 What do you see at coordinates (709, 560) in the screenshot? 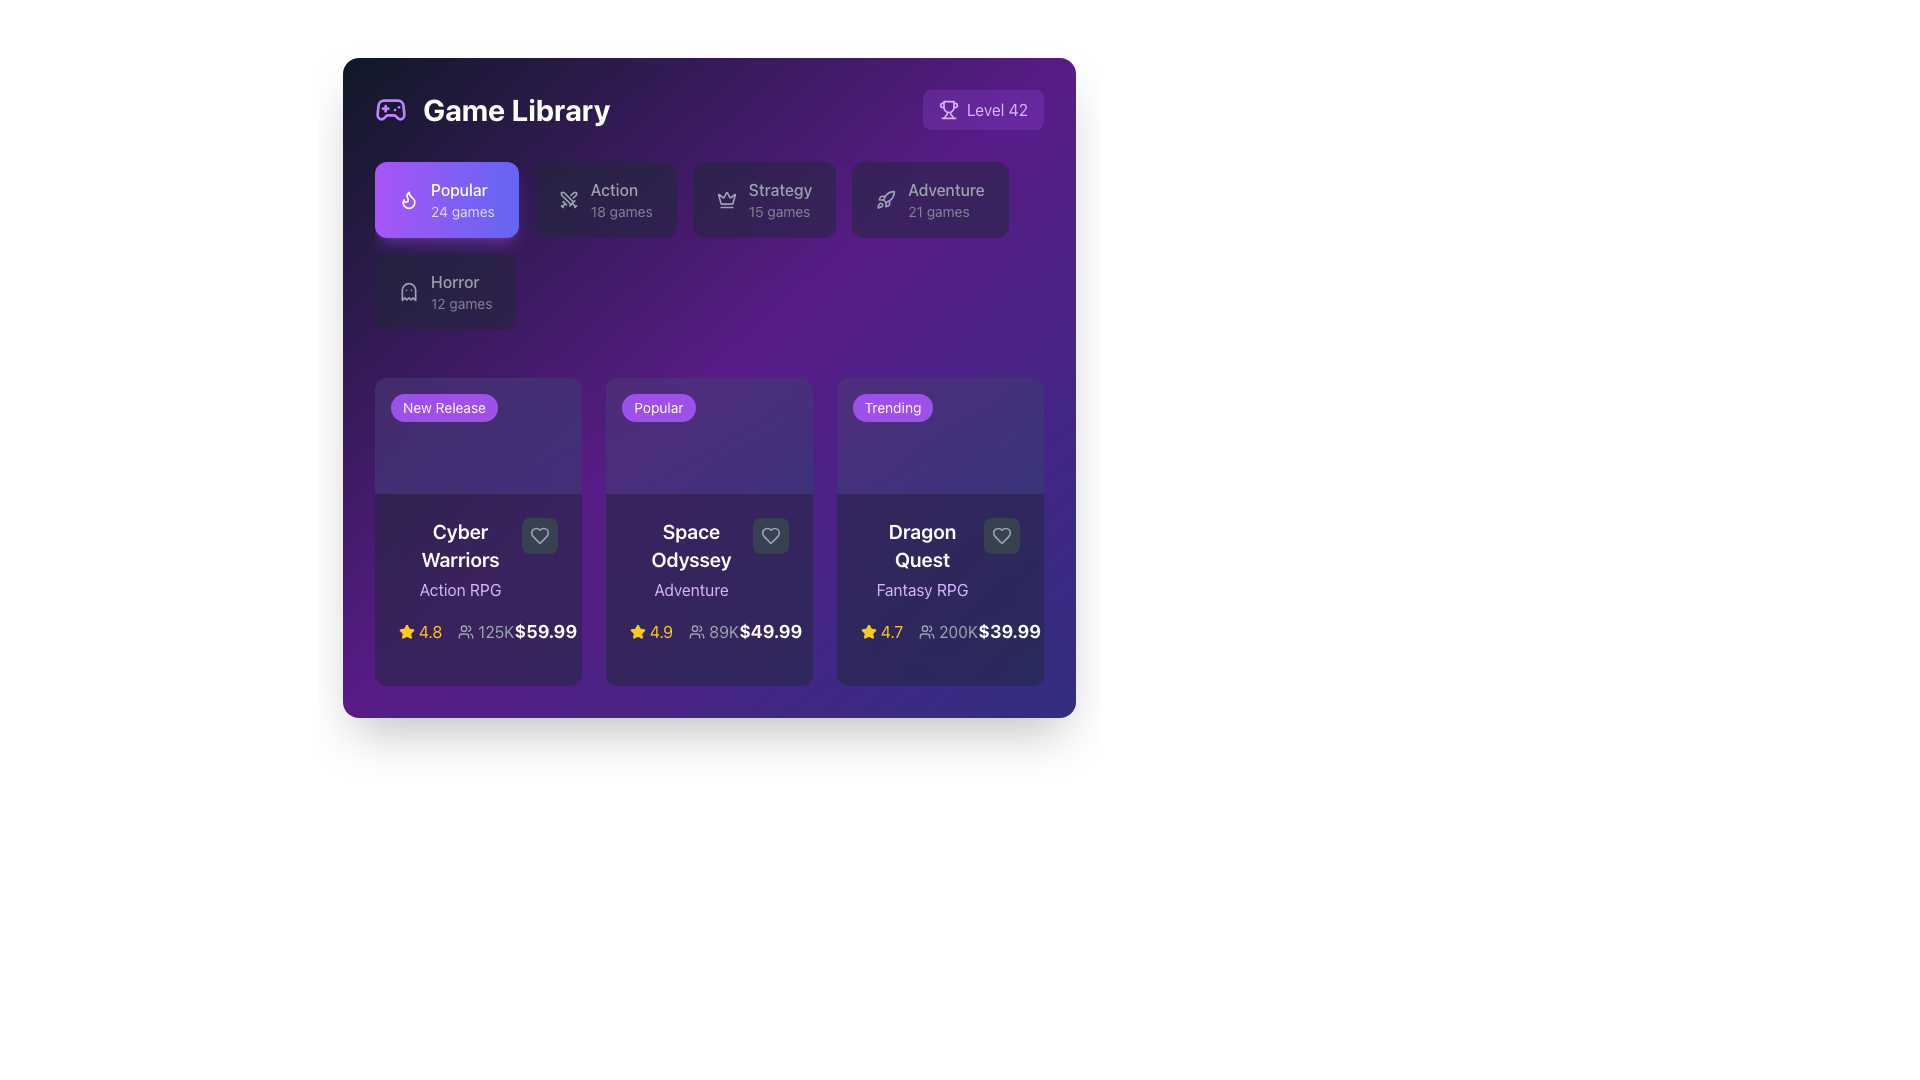
I see `title and category information text from the game listing located in the second card of the game catalog, positioned between the 'Cyber Warriors' and 'Dragon Quest' cards` at bounding box center [709, 560].